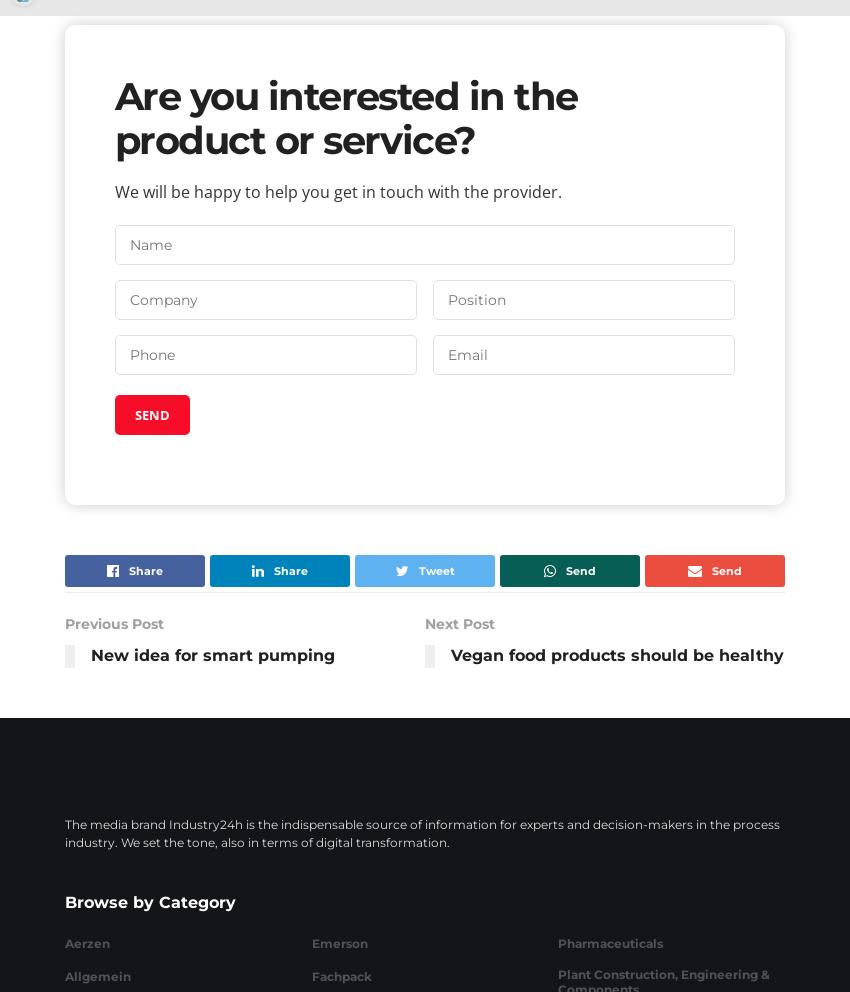  I want to click on 'Previous Post', so click(113, 622).